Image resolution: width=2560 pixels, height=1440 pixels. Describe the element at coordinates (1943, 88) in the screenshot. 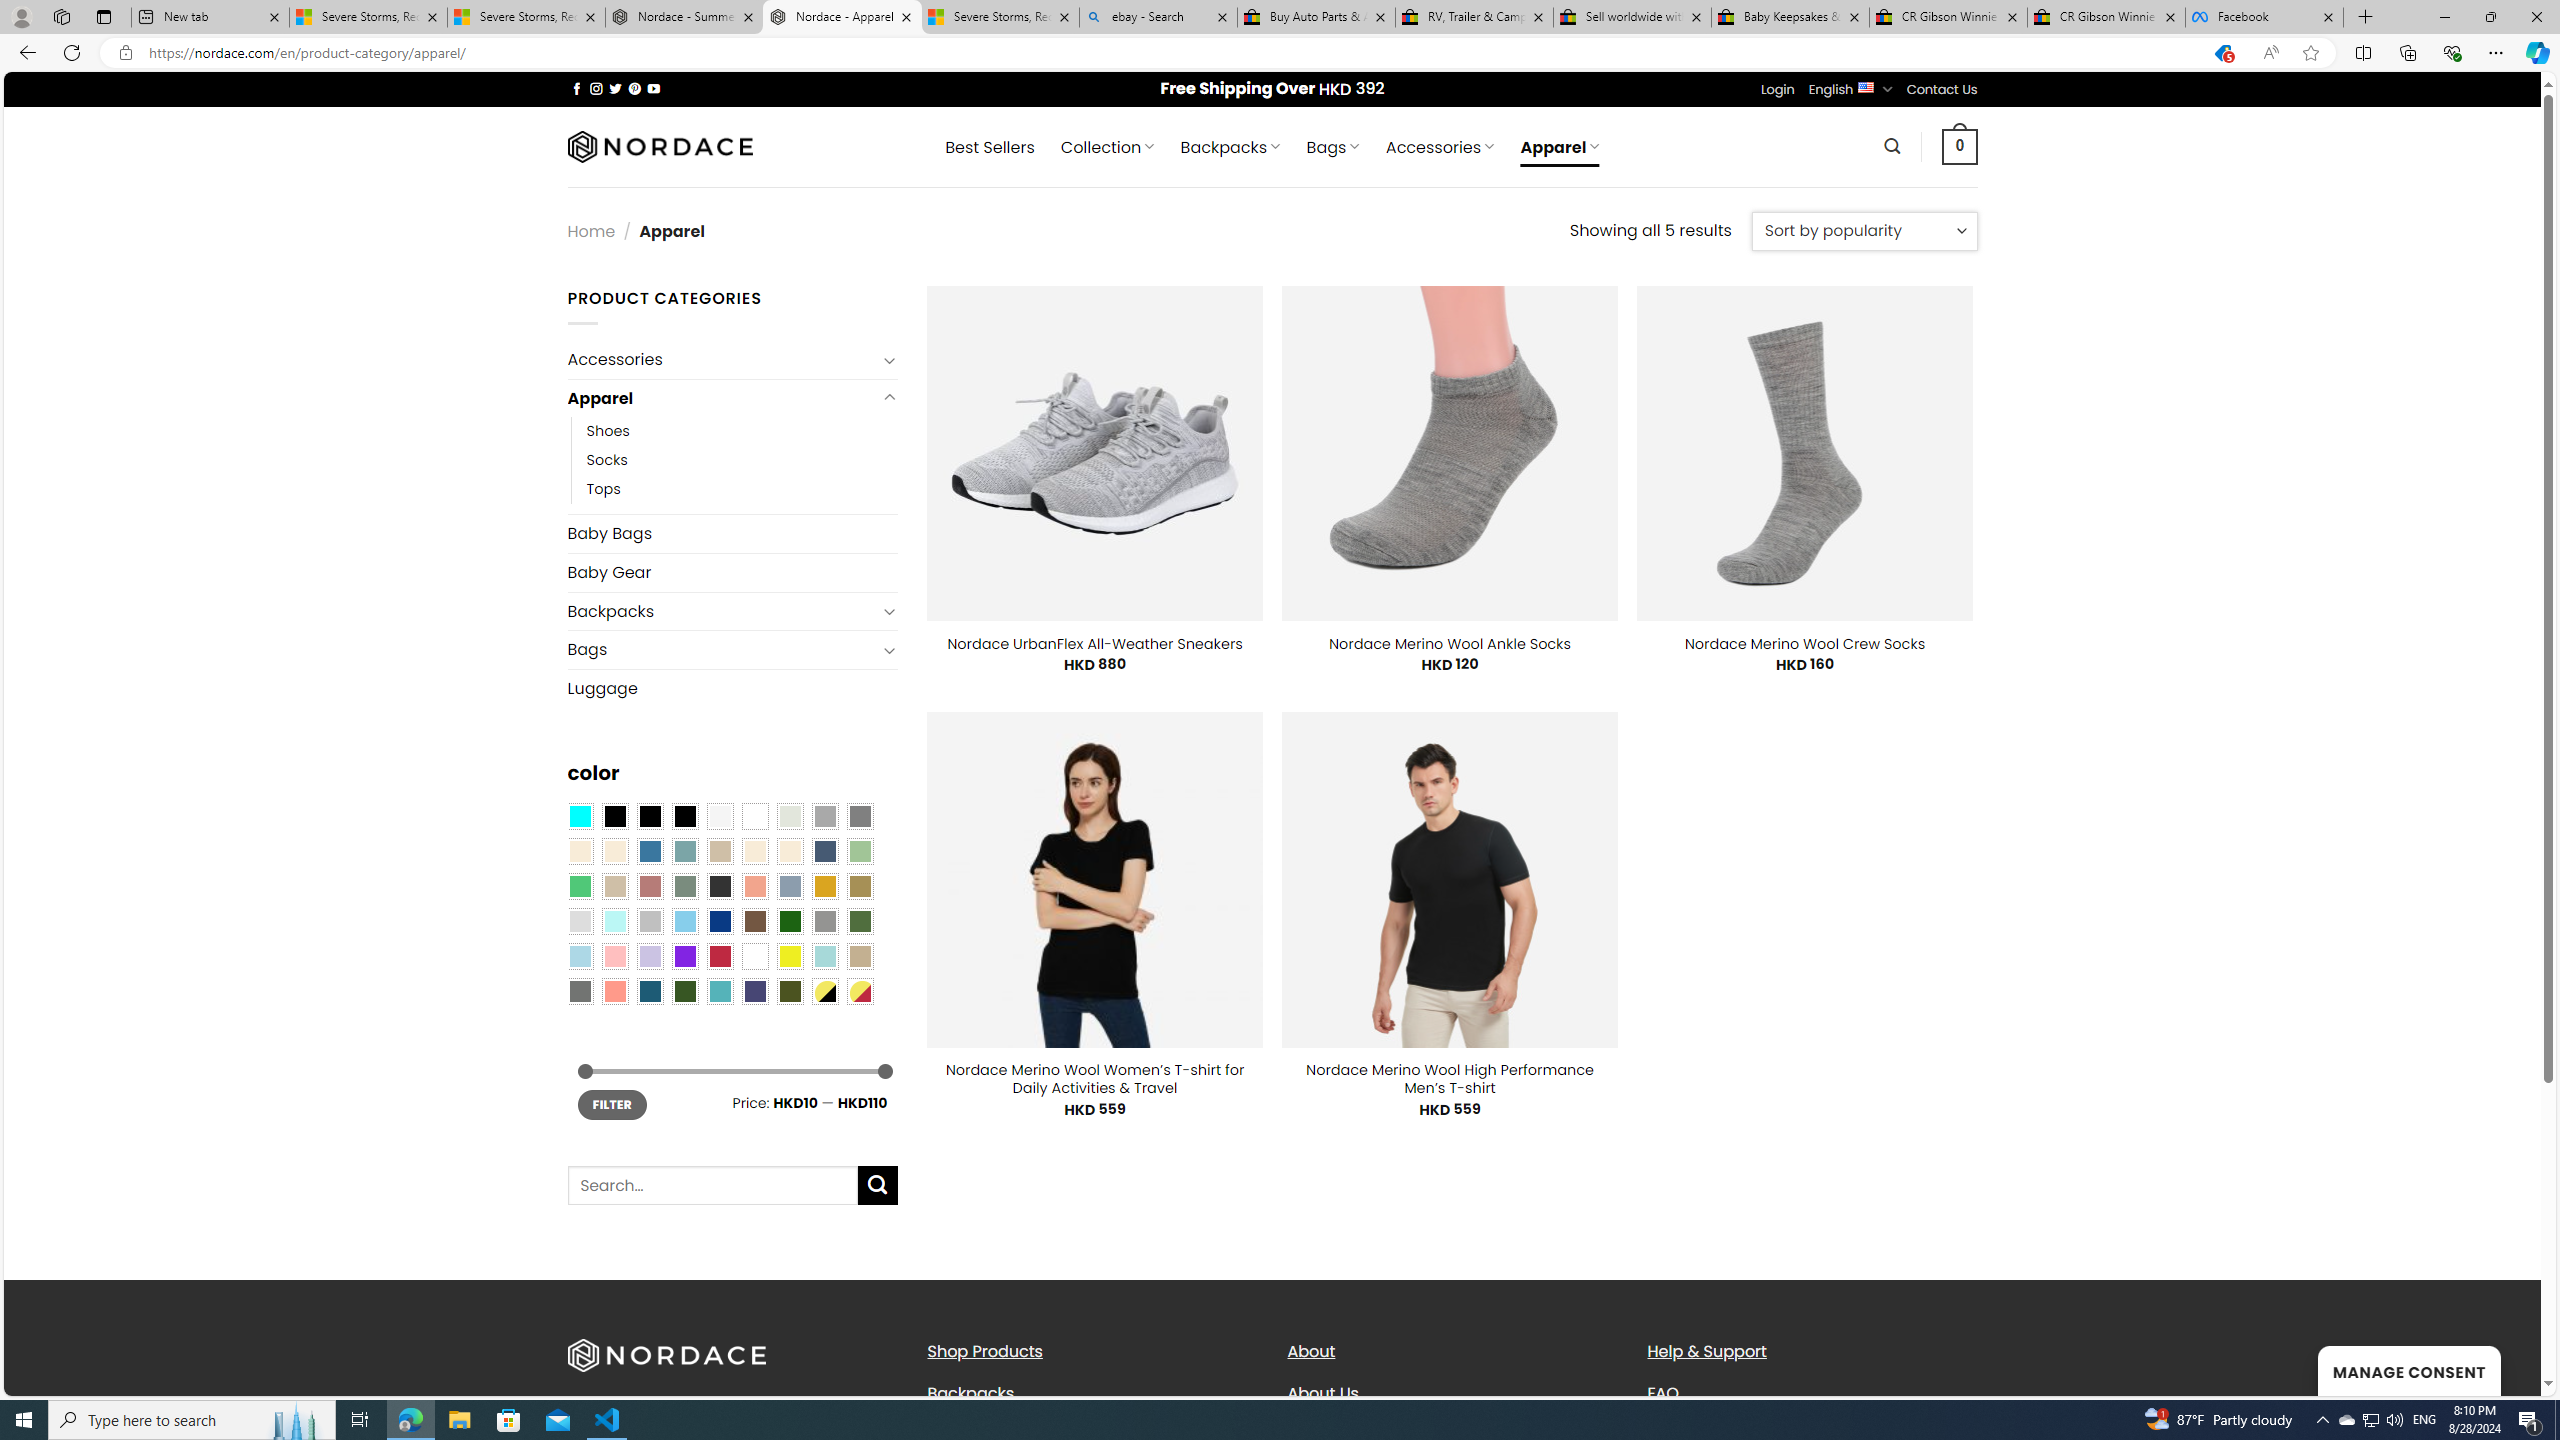

I see `'Contact Us'` at that location.